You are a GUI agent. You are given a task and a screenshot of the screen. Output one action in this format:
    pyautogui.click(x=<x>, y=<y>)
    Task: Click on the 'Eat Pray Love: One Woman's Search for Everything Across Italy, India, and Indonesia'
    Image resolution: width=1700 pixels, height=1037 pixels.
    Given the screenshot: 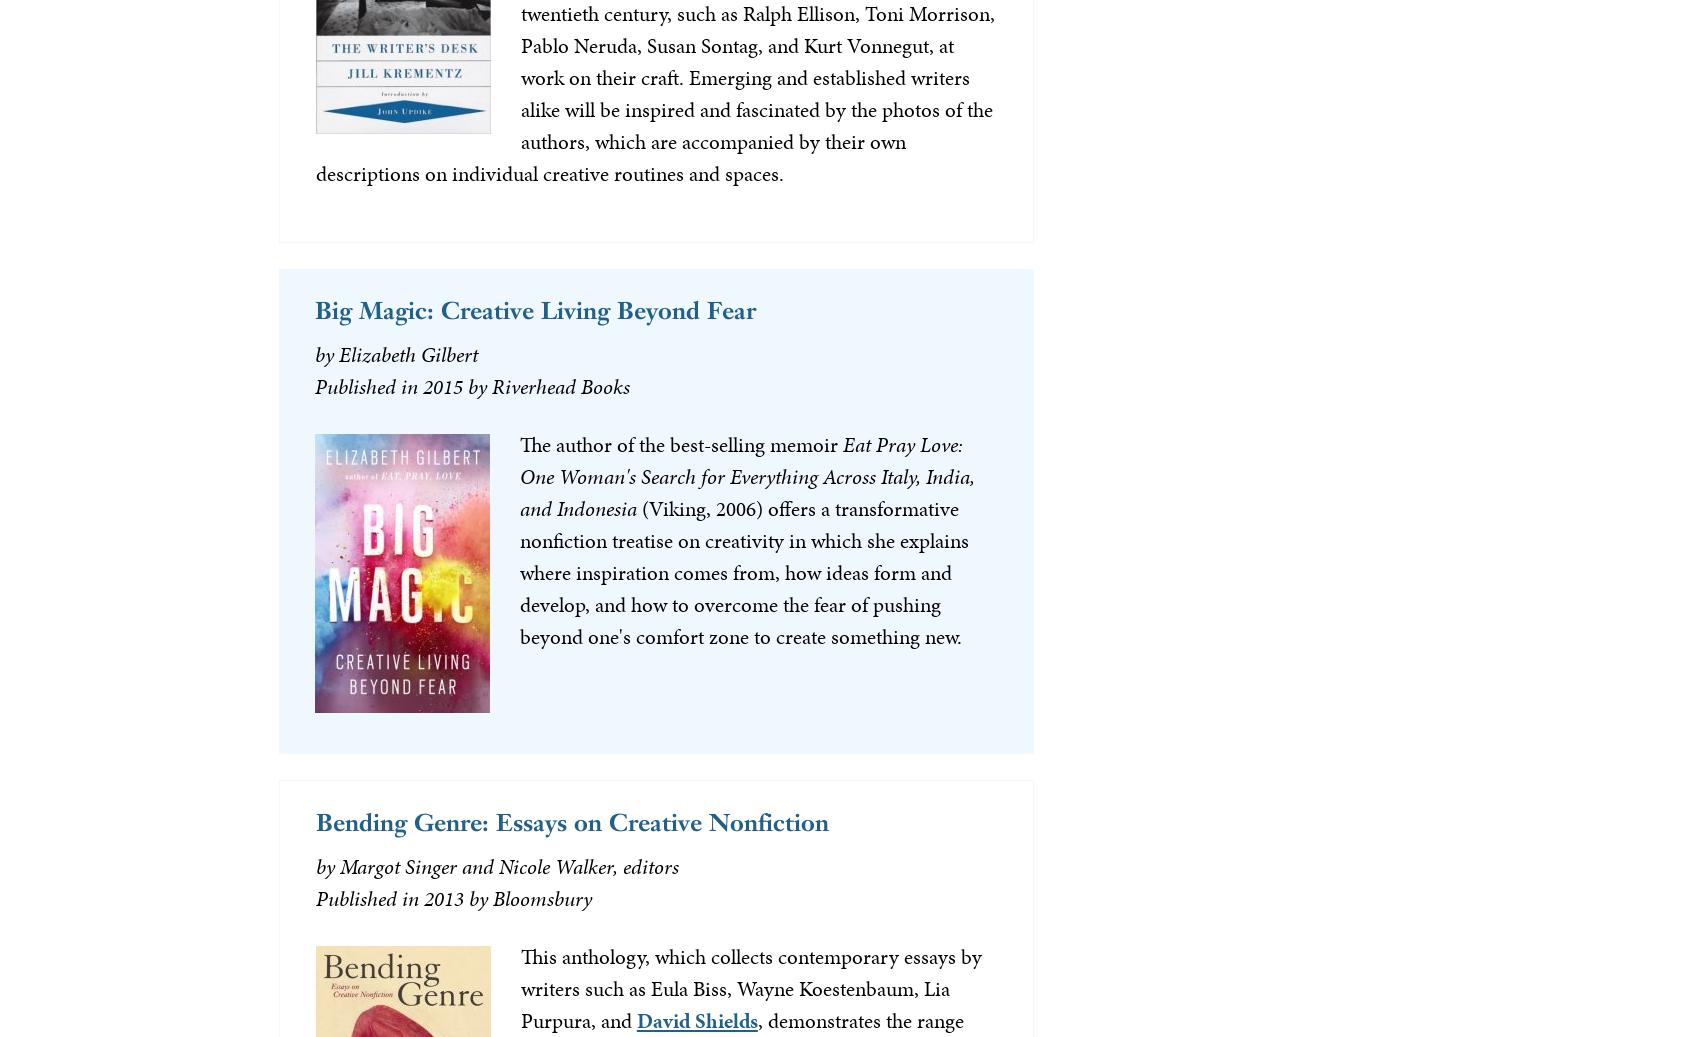 What is the action you would take?
    pyautogui.click(x=519, y=474)
    